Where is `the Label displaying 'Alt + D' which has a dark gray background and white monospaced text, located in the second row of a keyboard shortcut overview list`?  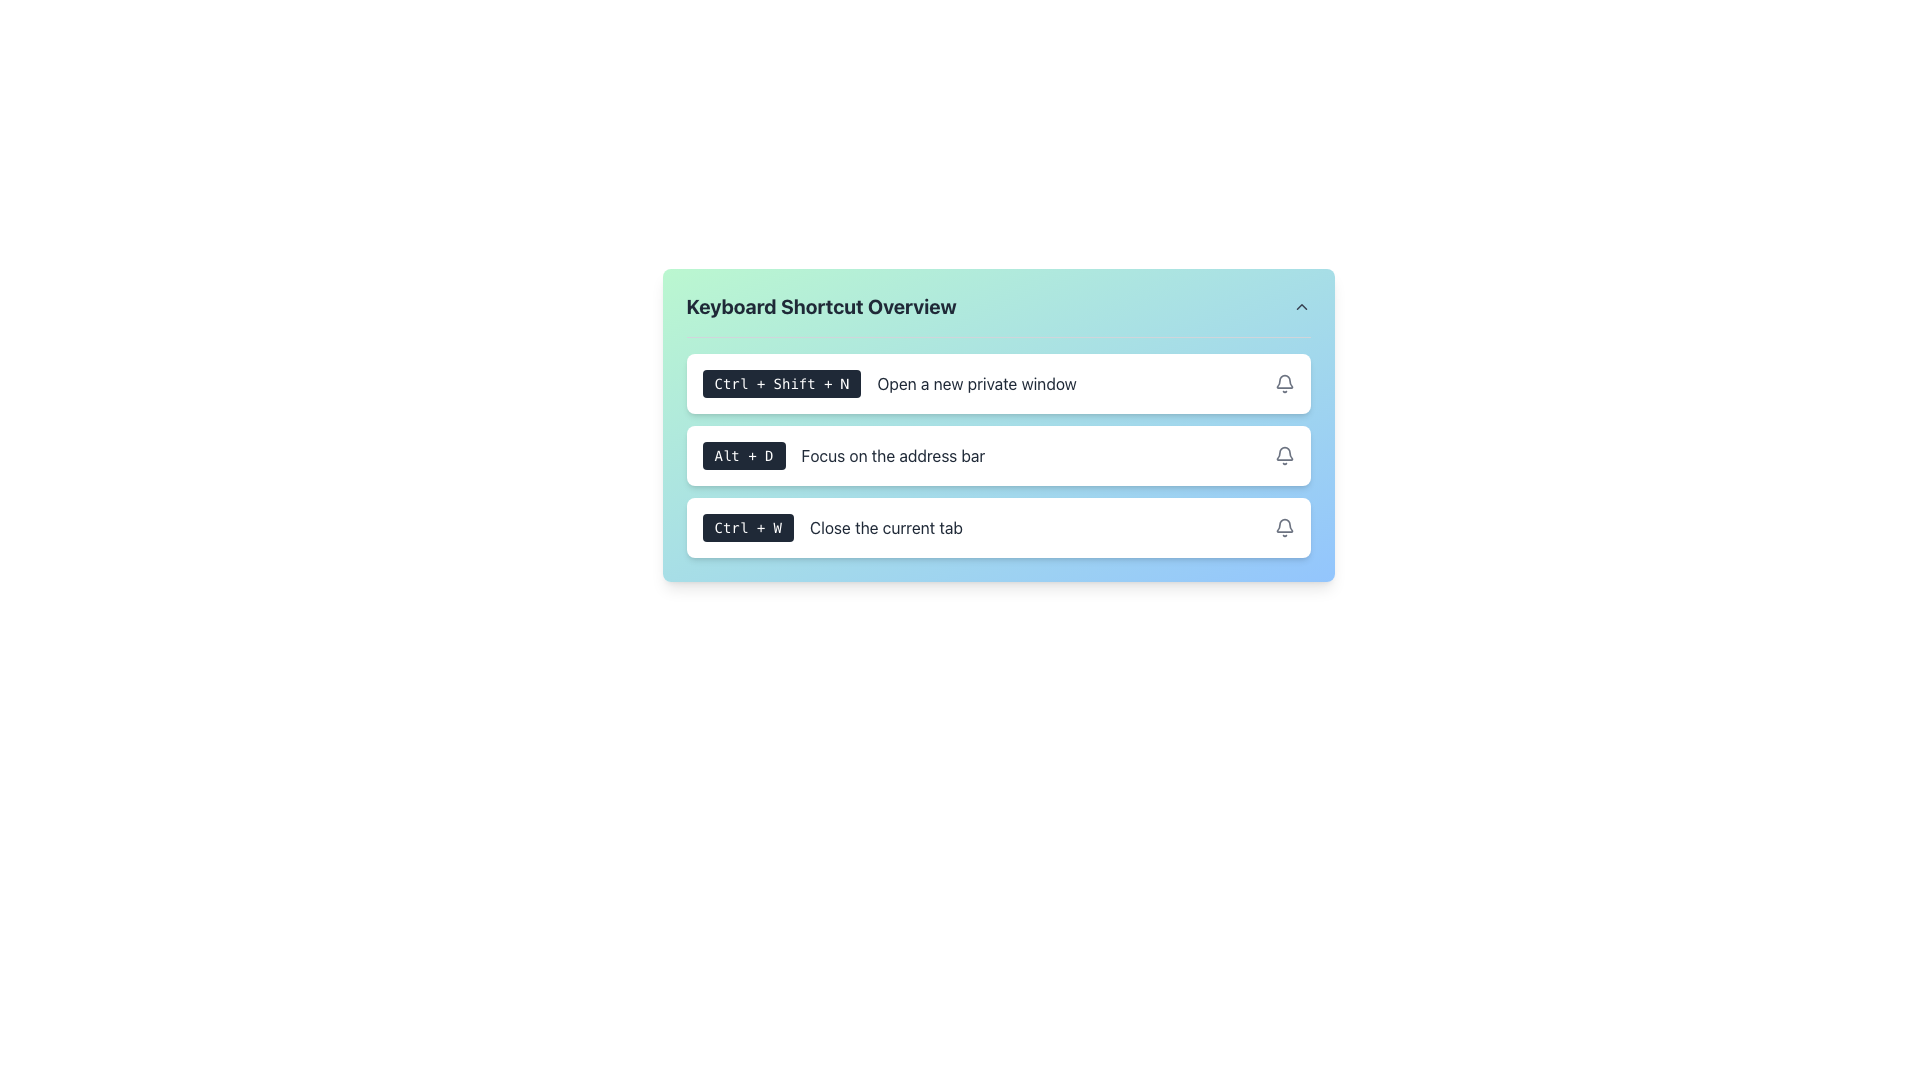
the Label displaying 'Alt + D' which has a dark gray background and white monospaced text, located in the second row of a keyboard shortcut overview list is located at coordinates (743, 455).